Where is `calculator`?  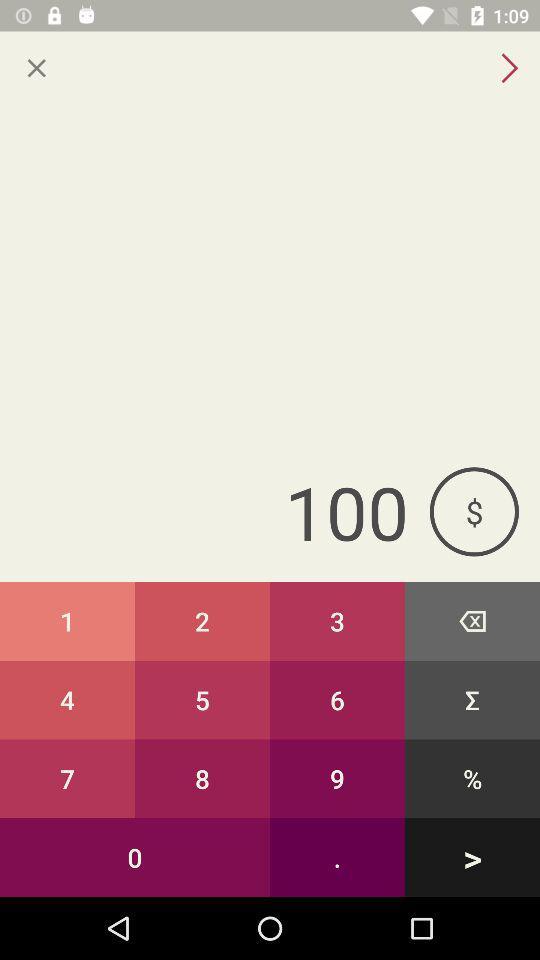 calculator is located at coordinates (36, 68).